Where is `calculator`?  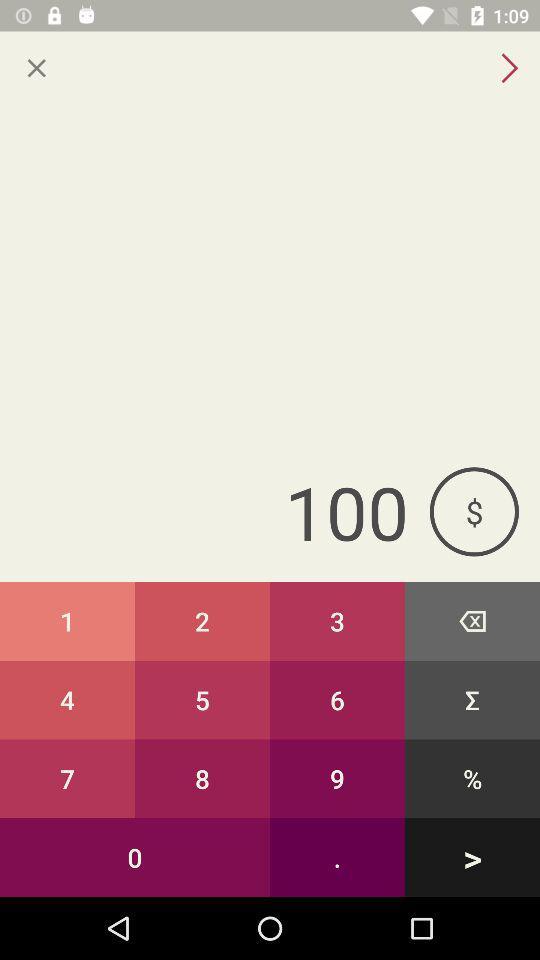 calculator is located at coordinates (36, 68).